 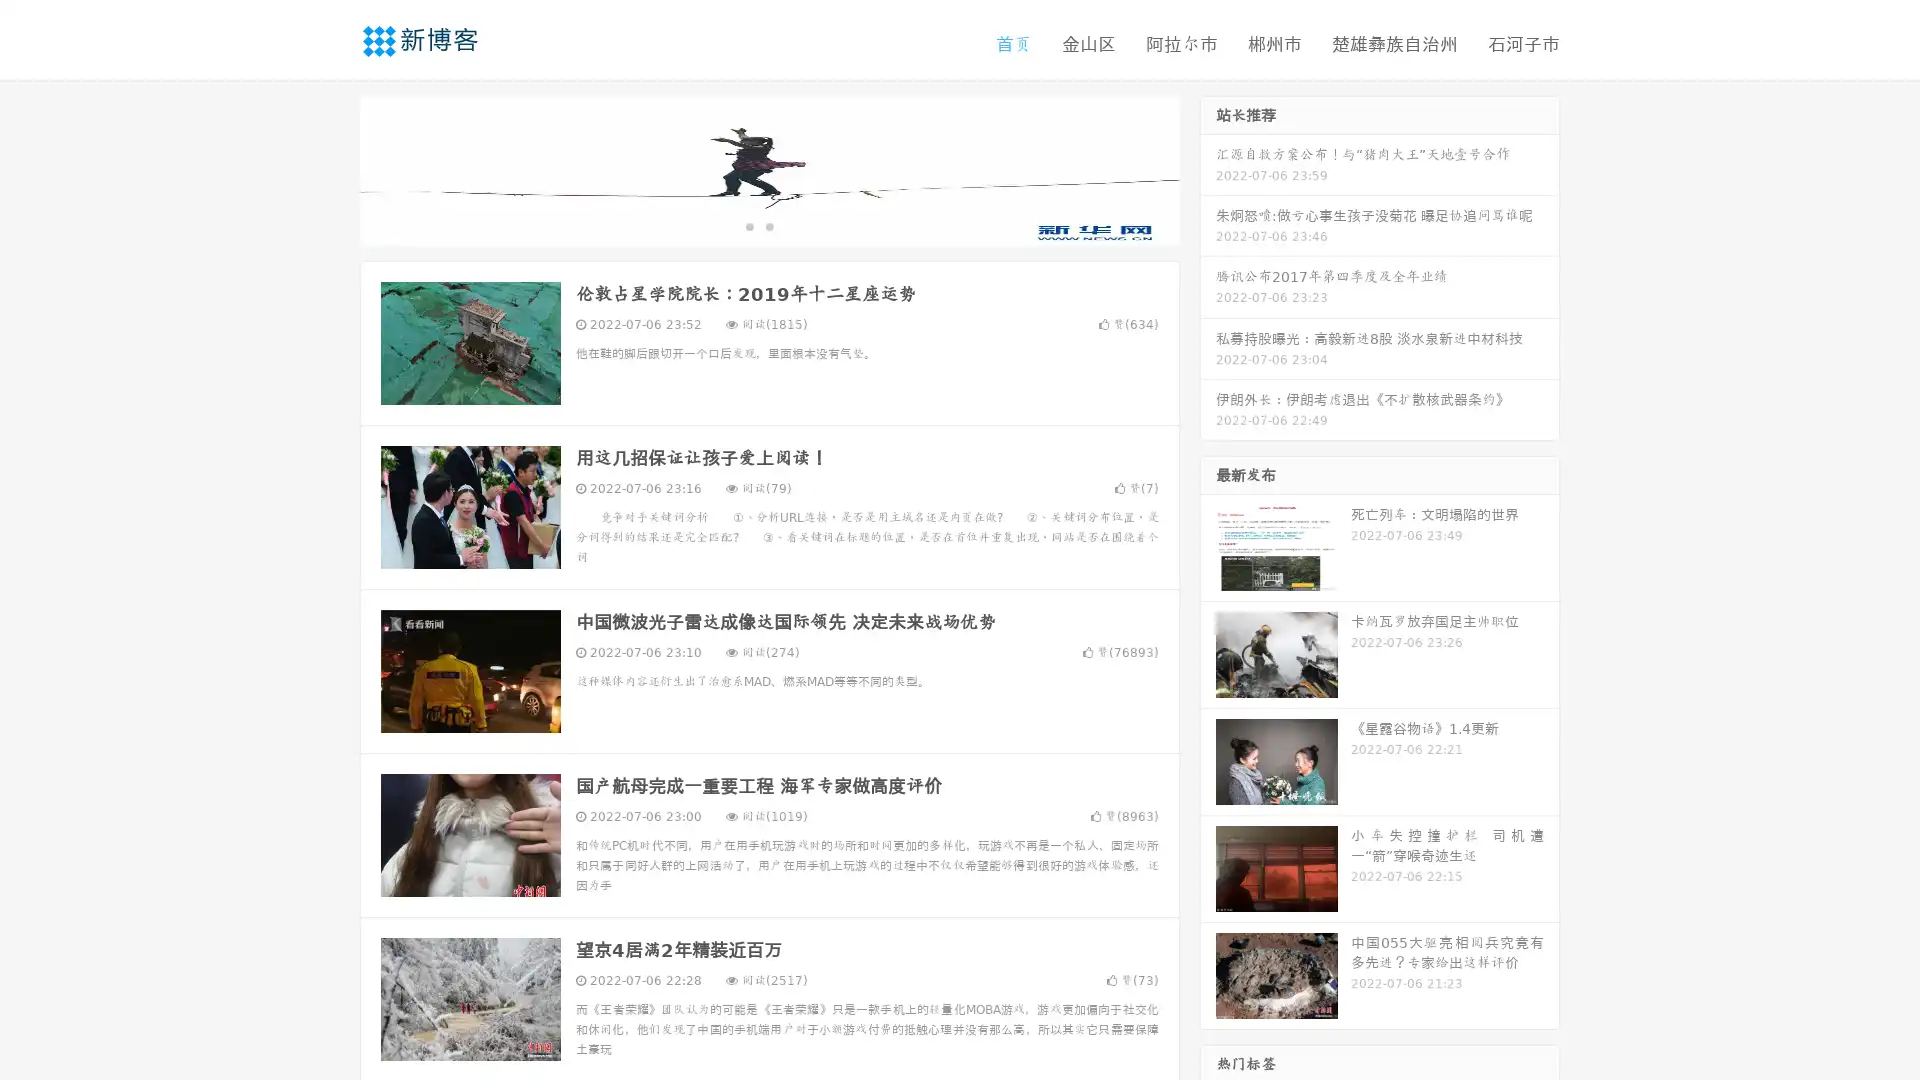 I want to click on Go to slide 3, so click(x=789, y=225).